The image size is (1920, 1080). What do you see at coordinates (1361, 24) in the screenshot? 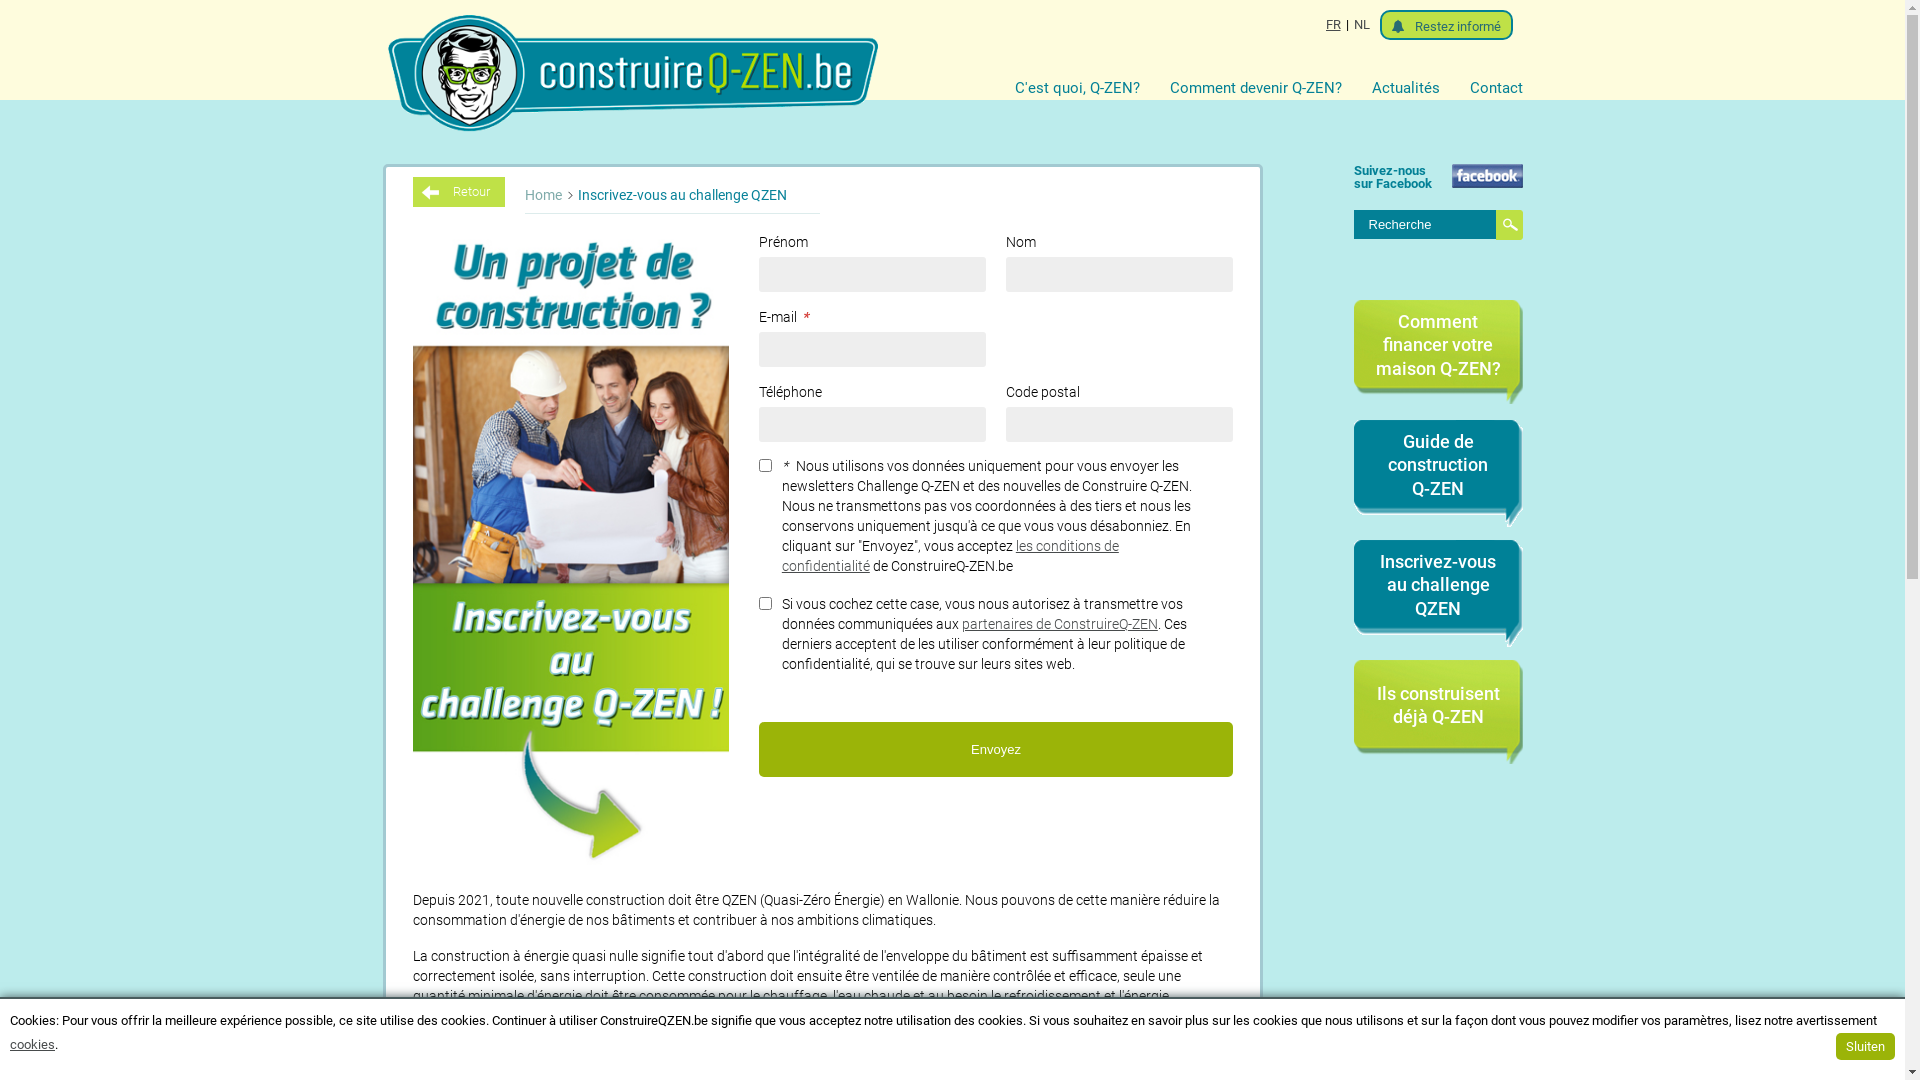
I see `'NL'` at bounding box center [1361, 24].